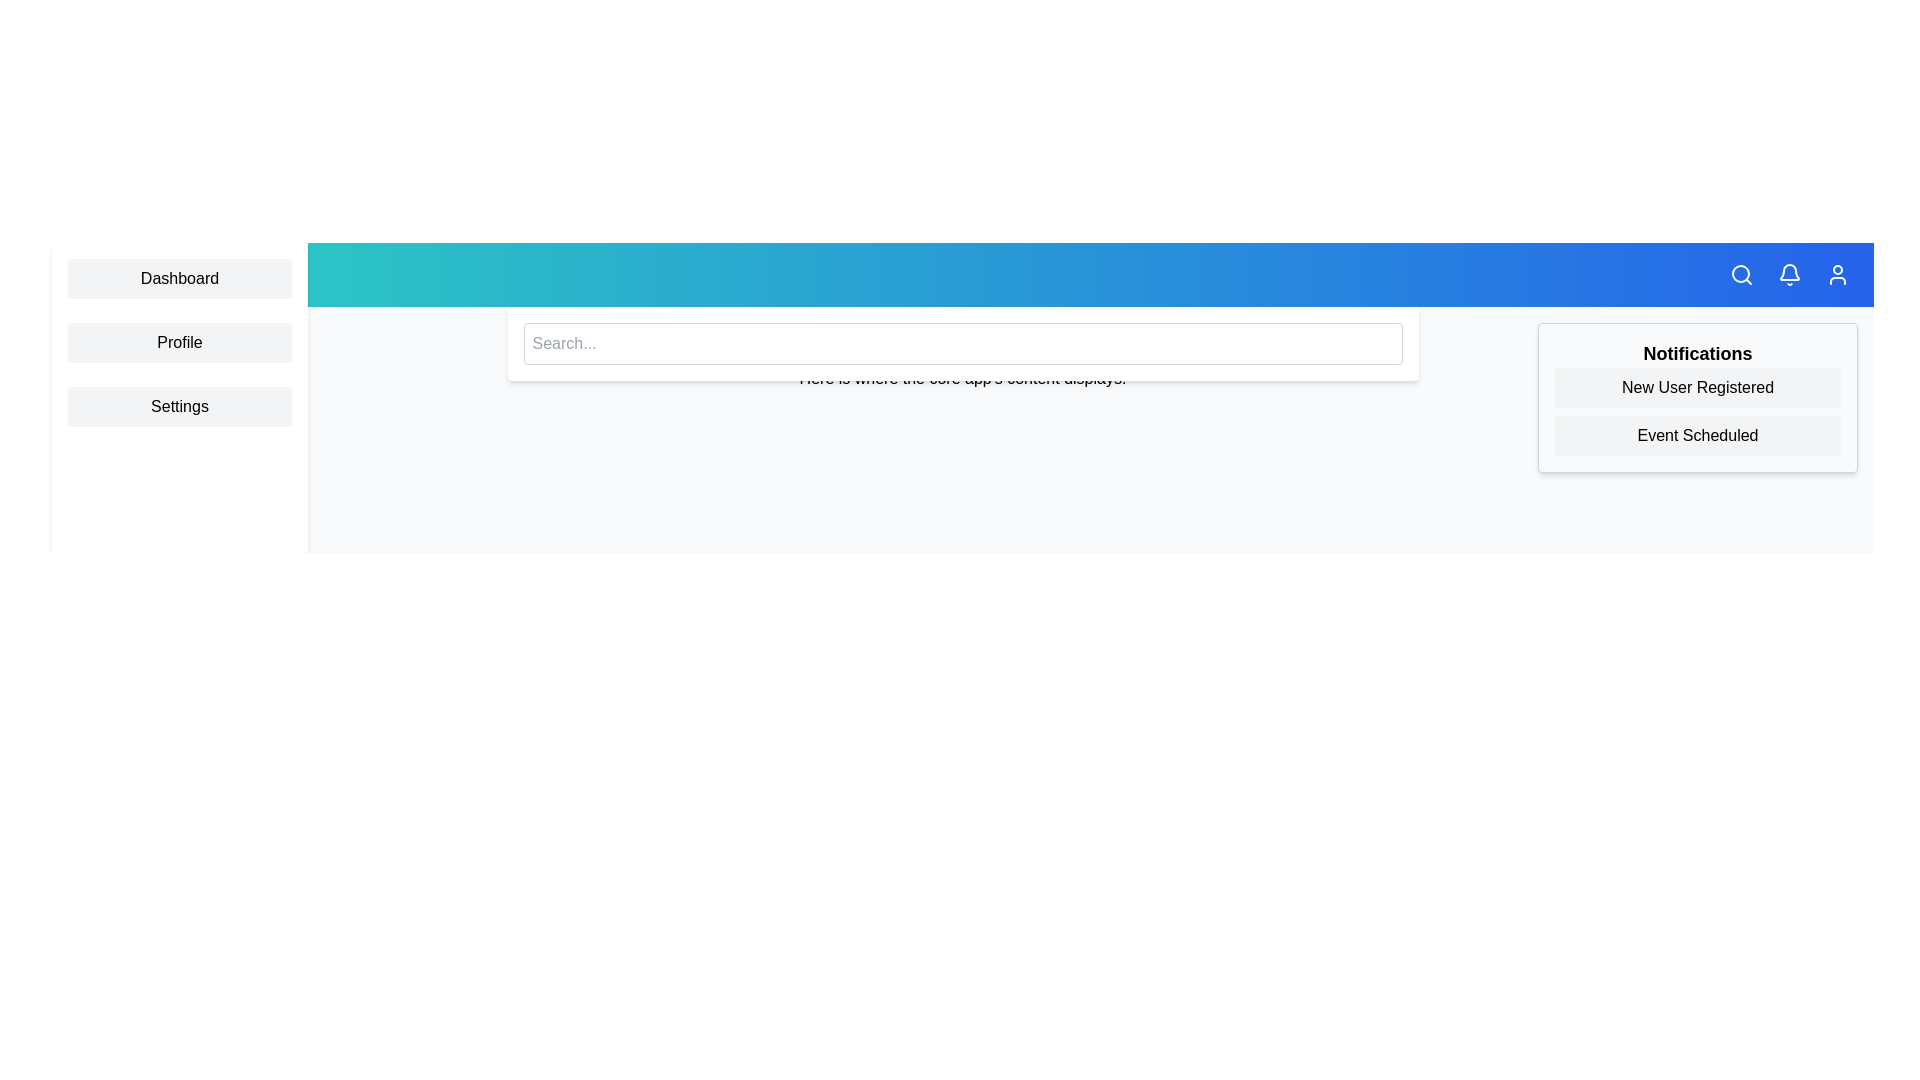 The height and width of the screenshot is (1080, 1920). I want to click on the second notification item in the notifications list, which displays a status update or message related to event scheduling, so click(1697, 434).